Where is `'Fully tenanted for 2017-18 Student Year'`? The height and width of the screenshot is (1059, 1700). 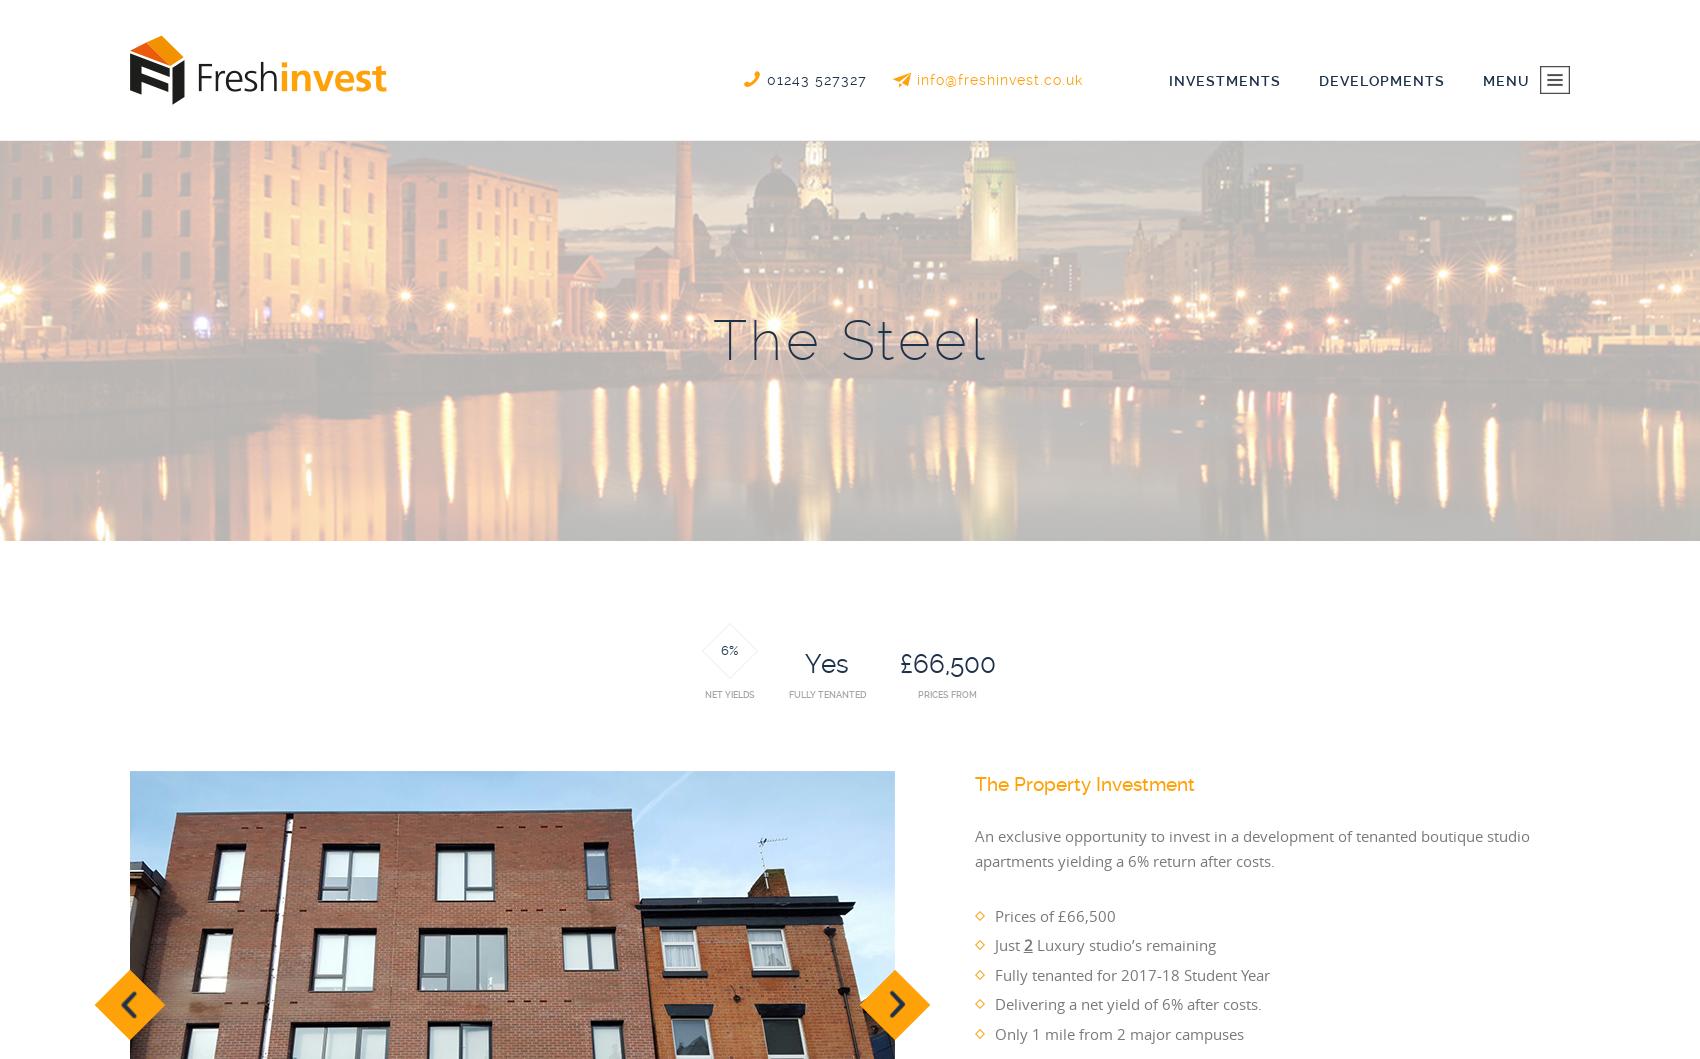 'Fully tenanted for 2017-18 Student Year' is located at coordinates (1131, 972).